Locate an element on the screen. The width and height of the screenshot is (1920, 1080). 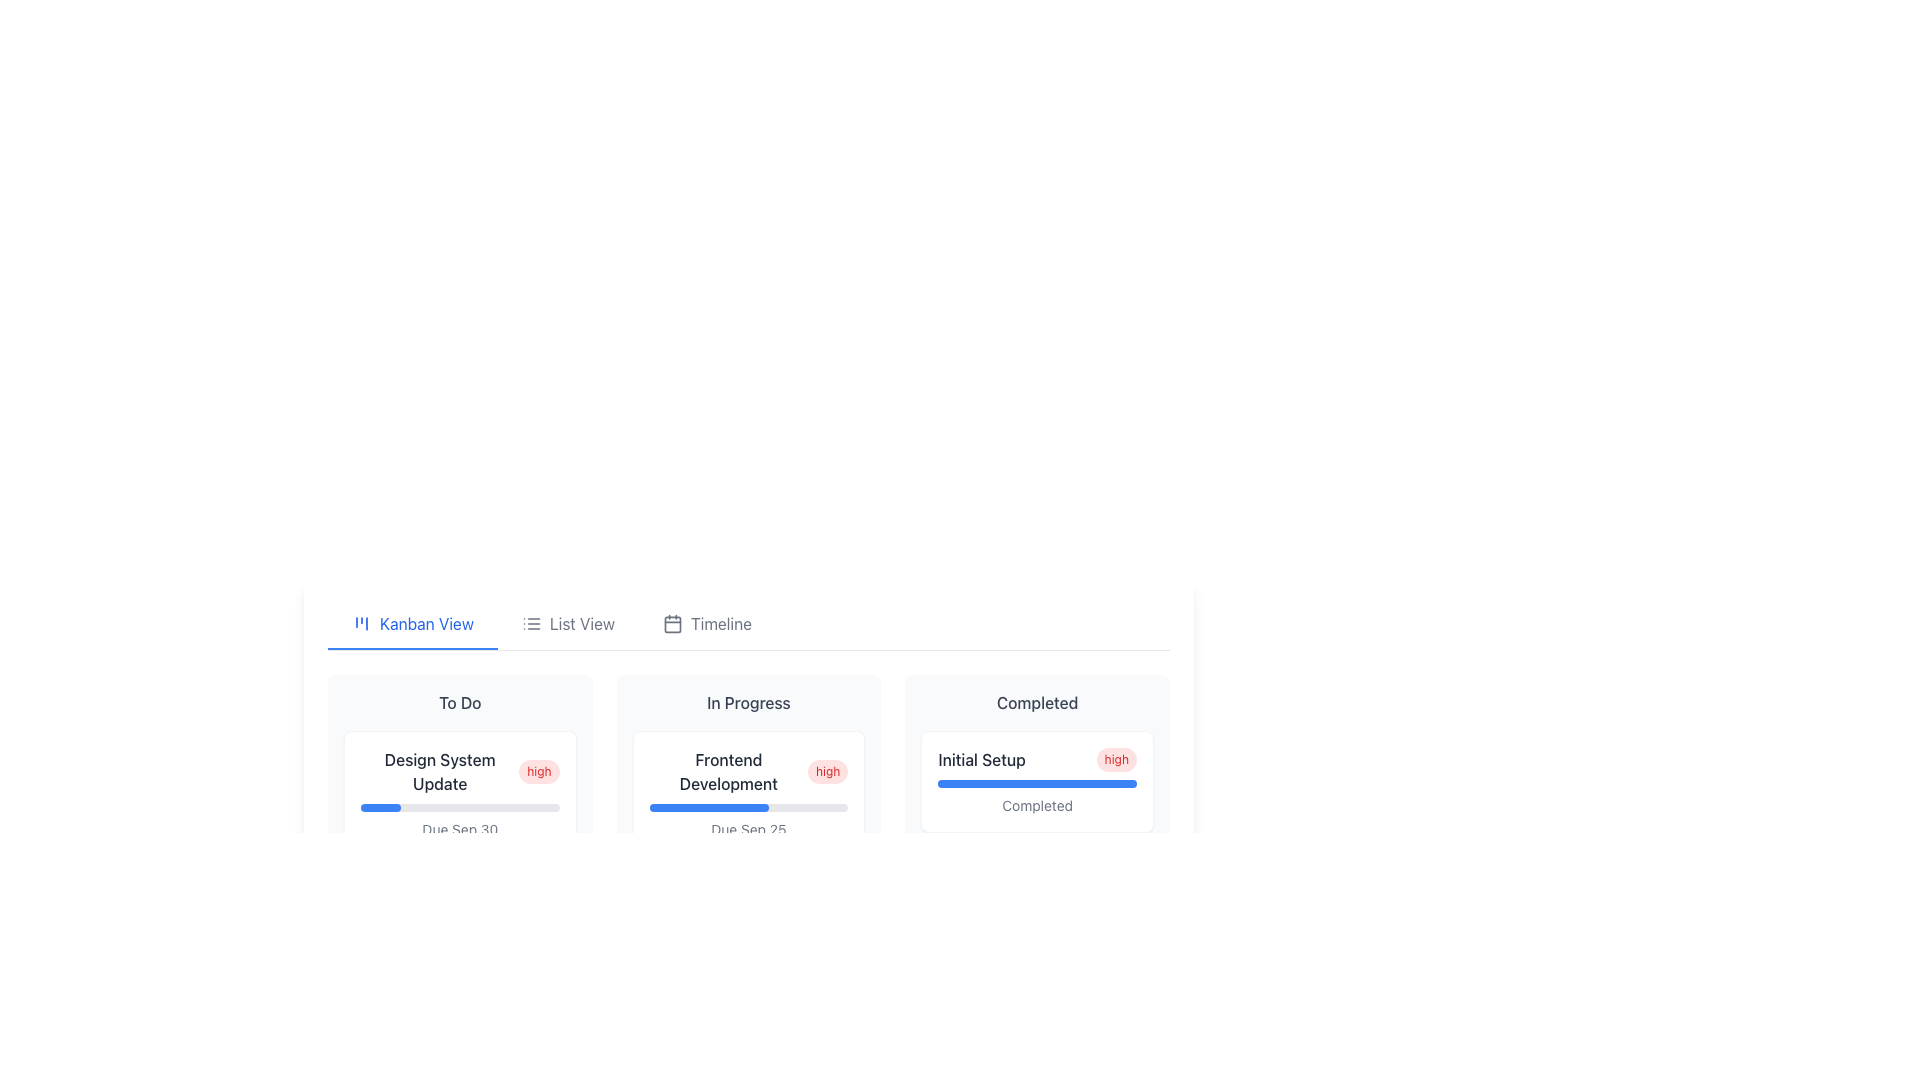
the 'Frontend Development' card element from the 'In Progress' column is located at coordinates (747, 793).